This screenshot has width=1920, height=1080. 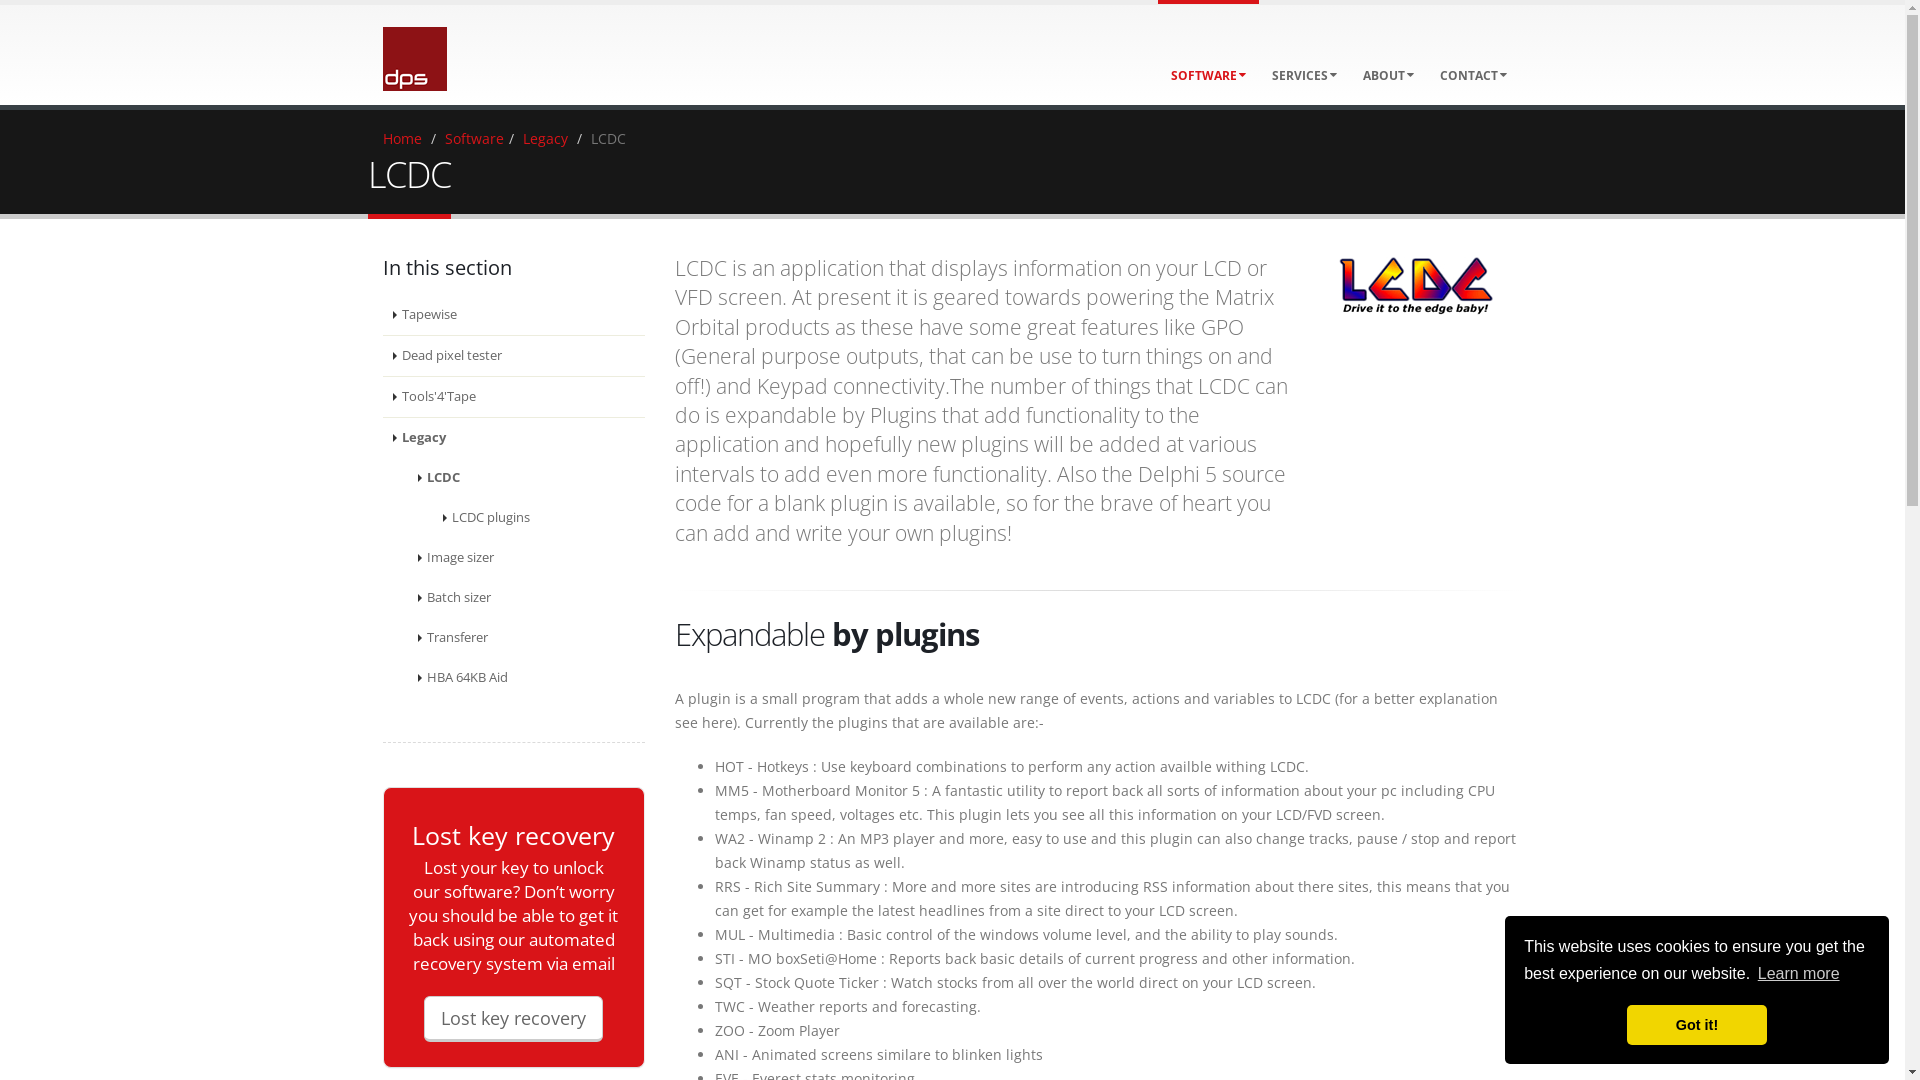 What do you see at coordinates (1754, 973) in the screenshot?
I see `'Learn more'` at bounding box center [1754, 973].